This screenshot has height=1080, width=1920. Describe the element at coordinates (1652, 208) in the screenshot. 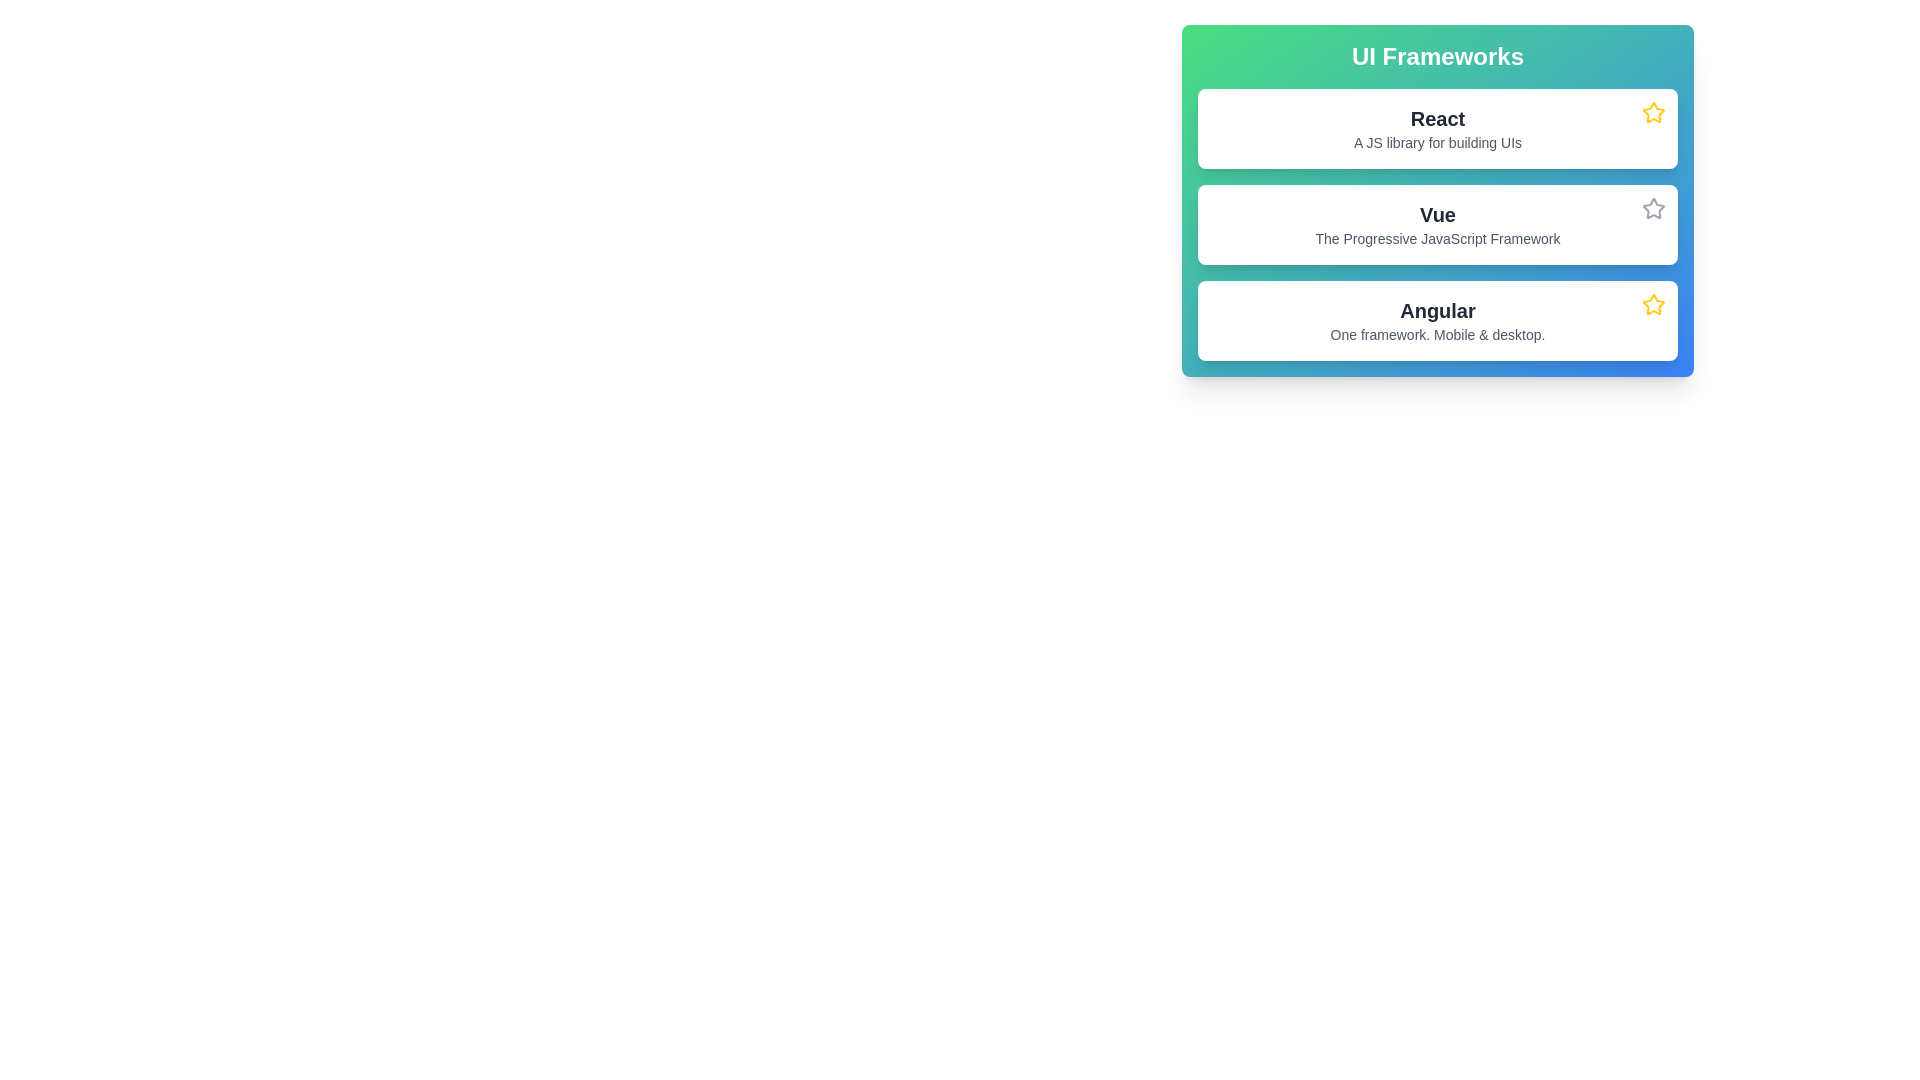

I see `the star-shaped icon with a gray border located adjacent to the list item 'Vue'` at that location.